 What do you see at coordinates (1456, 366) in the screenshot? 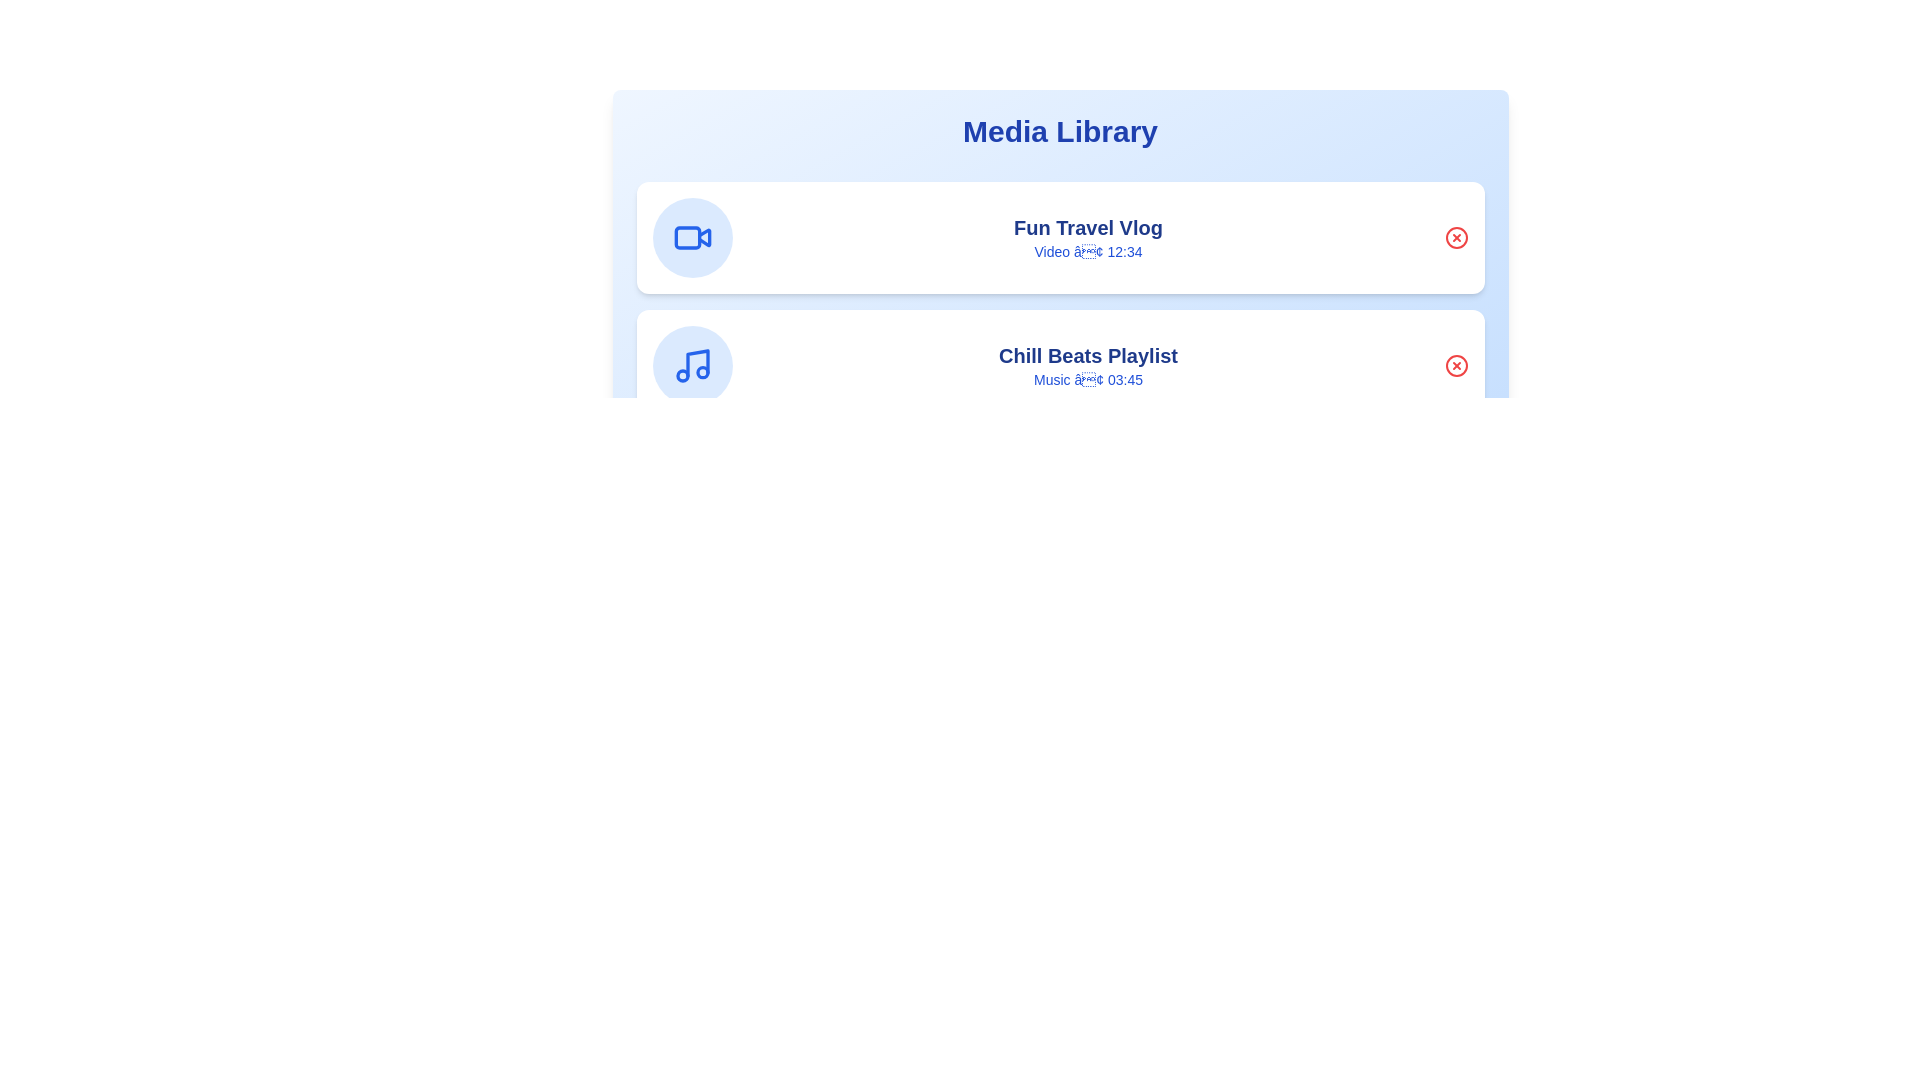
I see `the delete button for the media item titled 'Chill Beats Playlist'` at bounding box center [1456, 366].